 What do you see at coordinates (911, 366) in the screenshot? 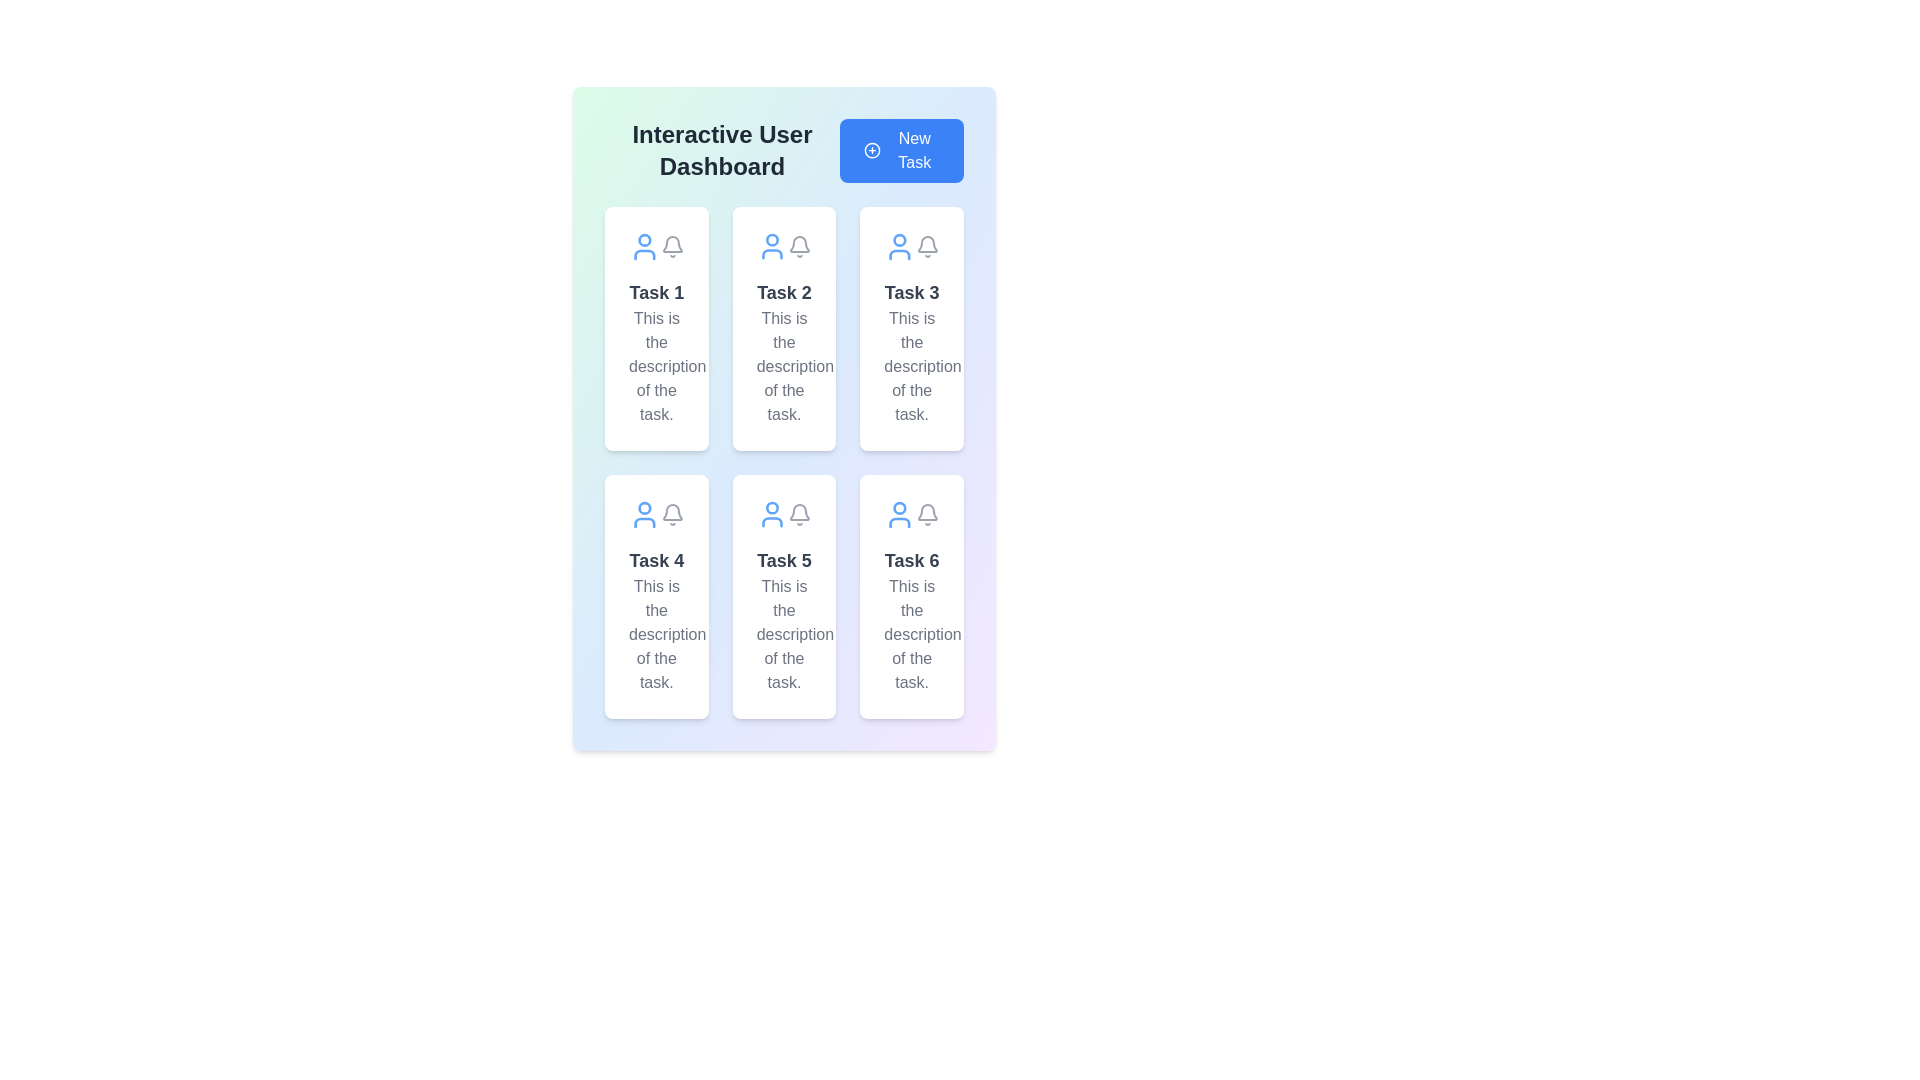
I see `text from the textual block displaying 'This is the description of the task.' which is styled in light gray and is located in the card titled 'Task 3'` at bounding box center [911, 366].